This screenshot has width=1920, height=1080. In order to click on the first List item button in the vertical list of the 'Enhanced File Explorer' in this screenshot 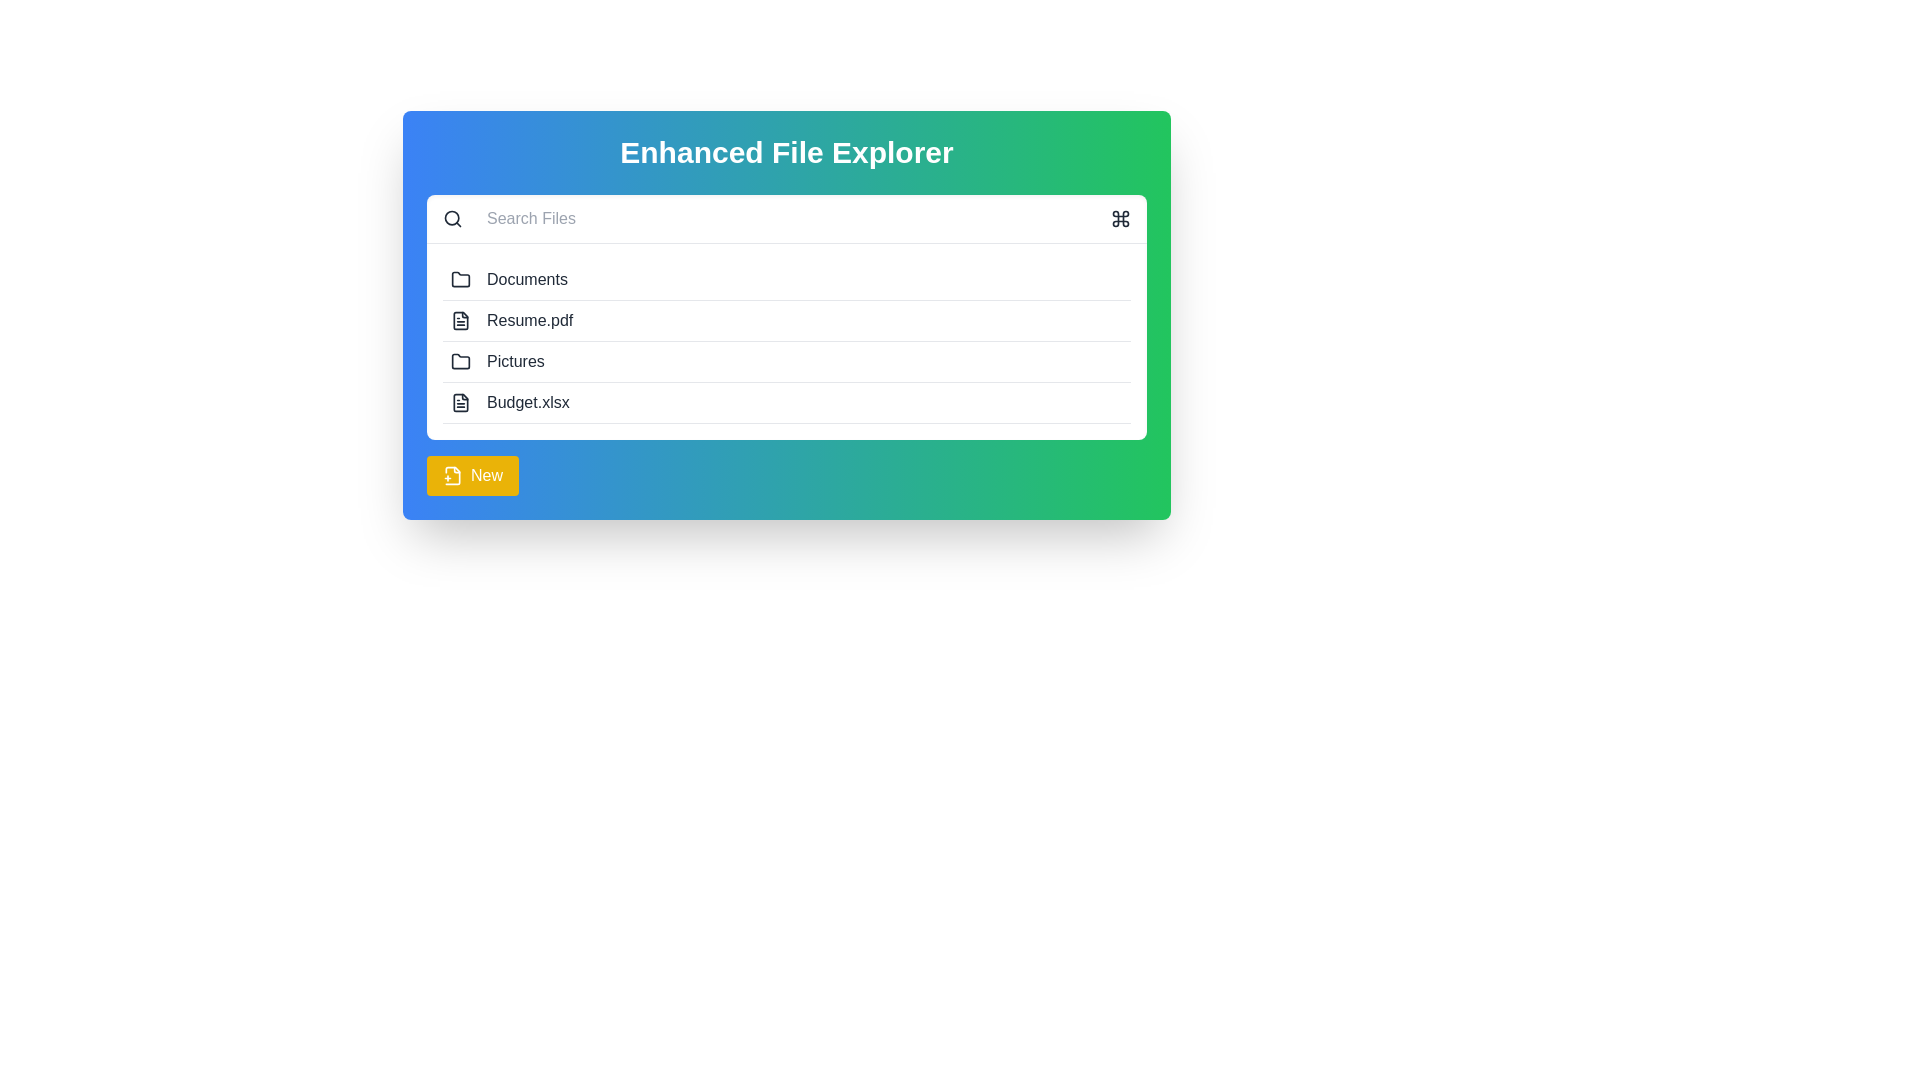, I will do `click(786, 280)`.